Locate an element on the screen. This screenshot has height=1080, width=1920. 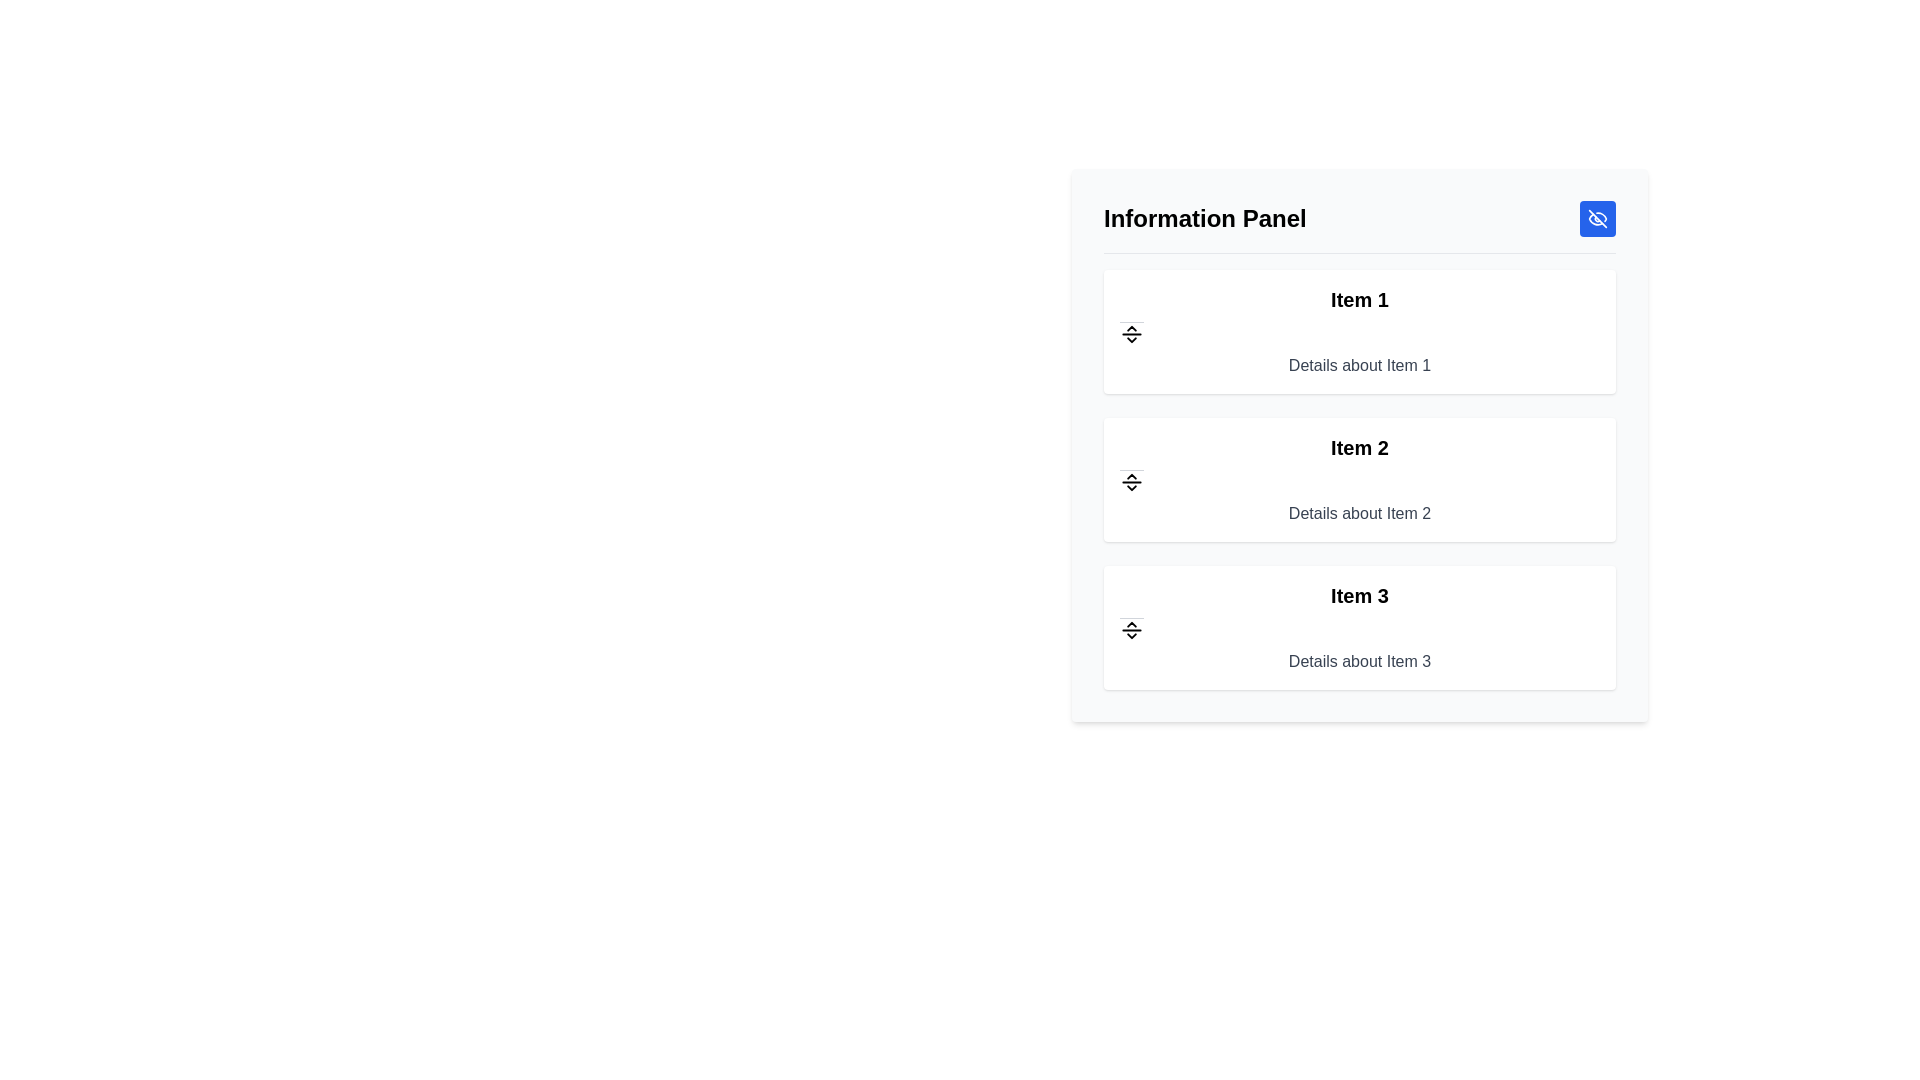
the horizontal separator with arrow indicators located between the title 'Item 3' and the descriptive text 'Details about Item 3' within the card labeled 'Item 3' is located at coordinates (1132, 628).